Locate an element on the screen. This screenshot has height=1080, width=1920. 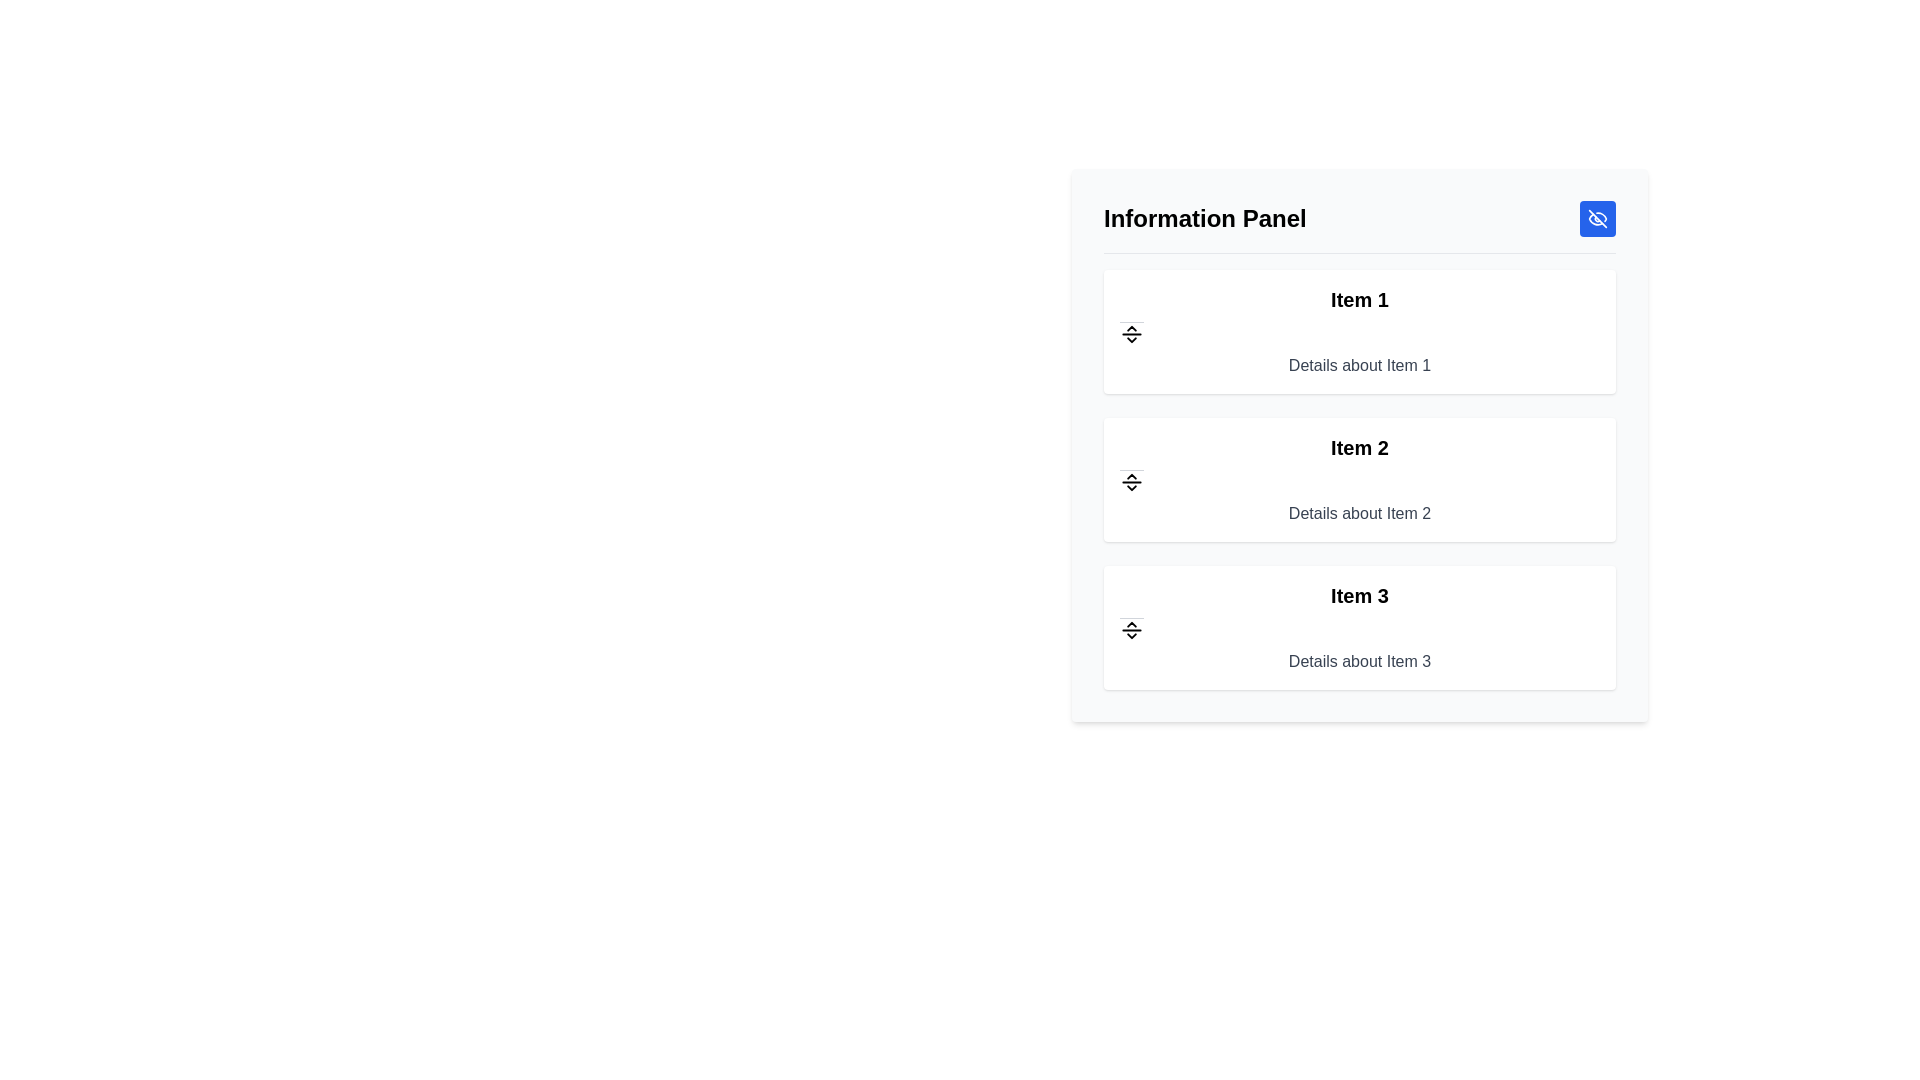
the horizontal separator with arrow indicators located between the title 'Item 3' and the descriptive text 'Details about Item 3' within the card labeled 'Item 3' is located at coordinates (1132, 628).